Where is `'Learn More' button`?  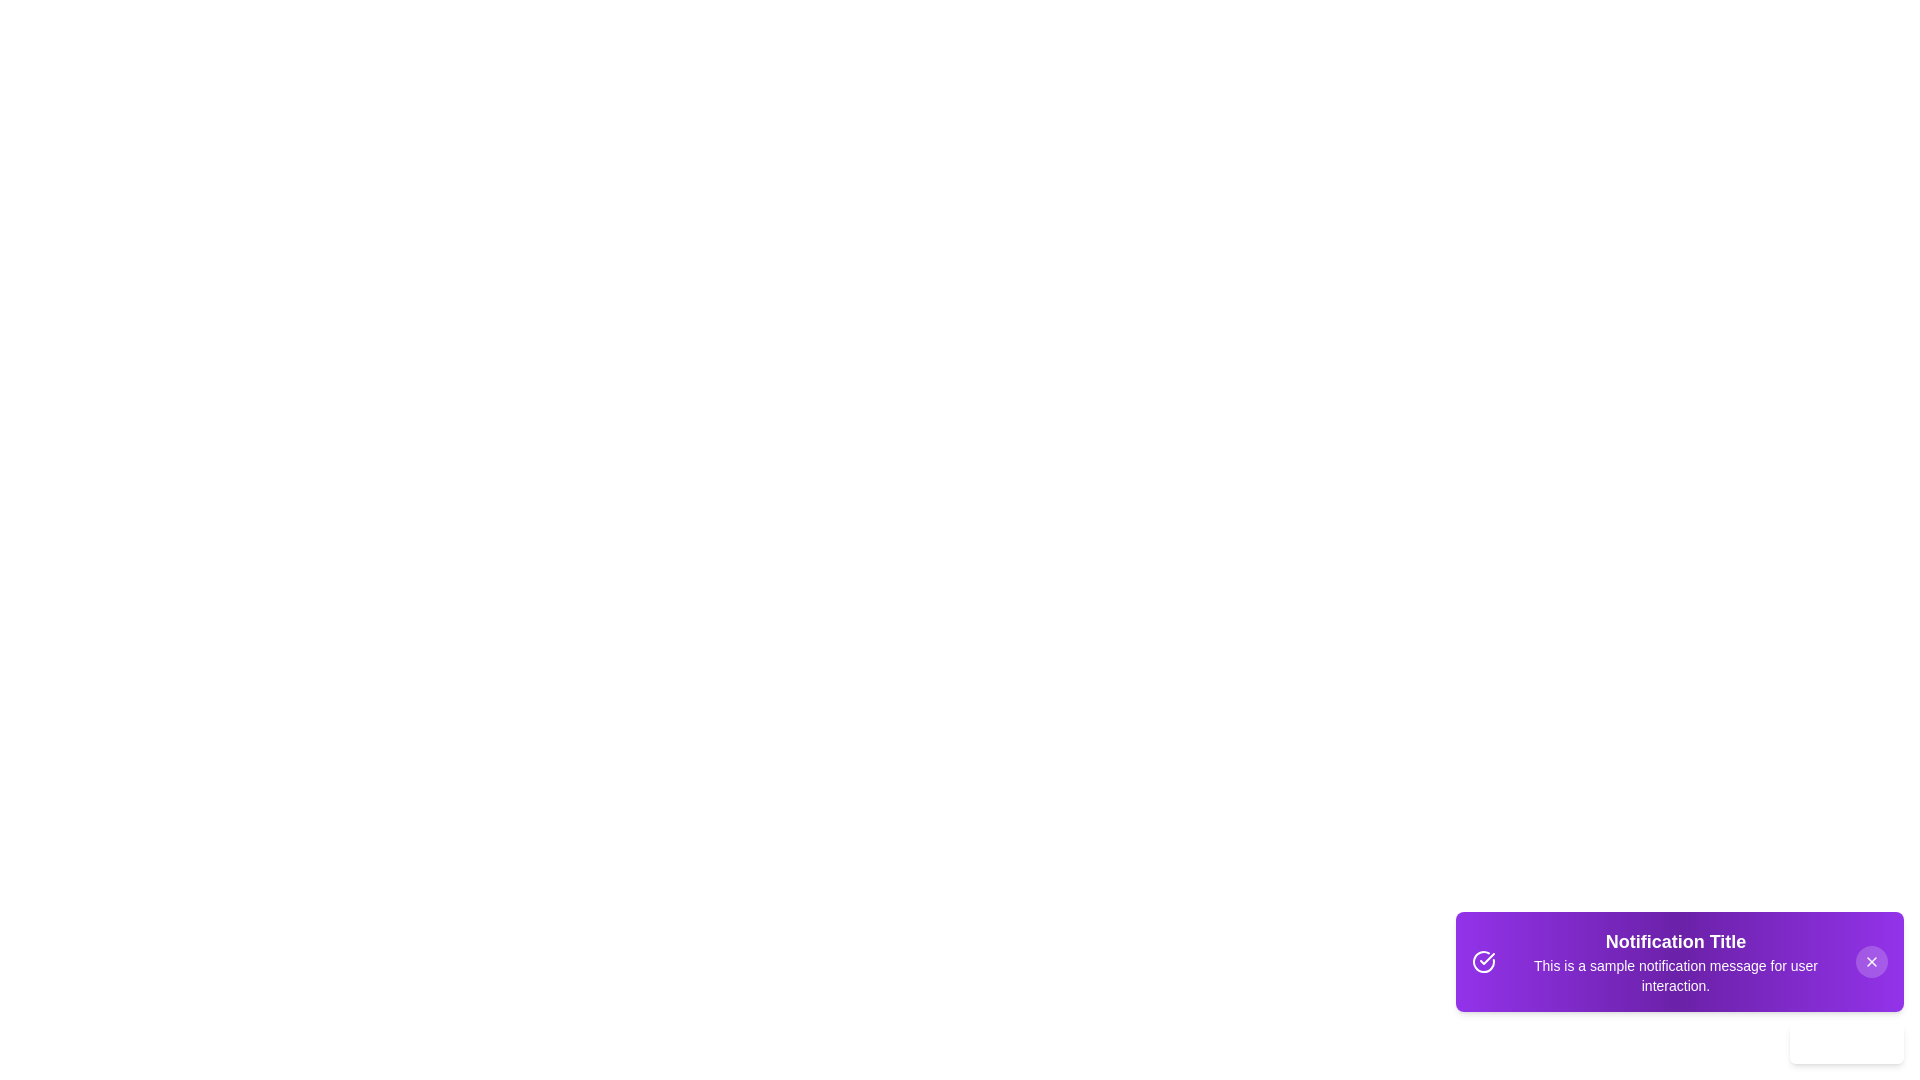 'Learn More' button is located at coordinates (1846, 1043).